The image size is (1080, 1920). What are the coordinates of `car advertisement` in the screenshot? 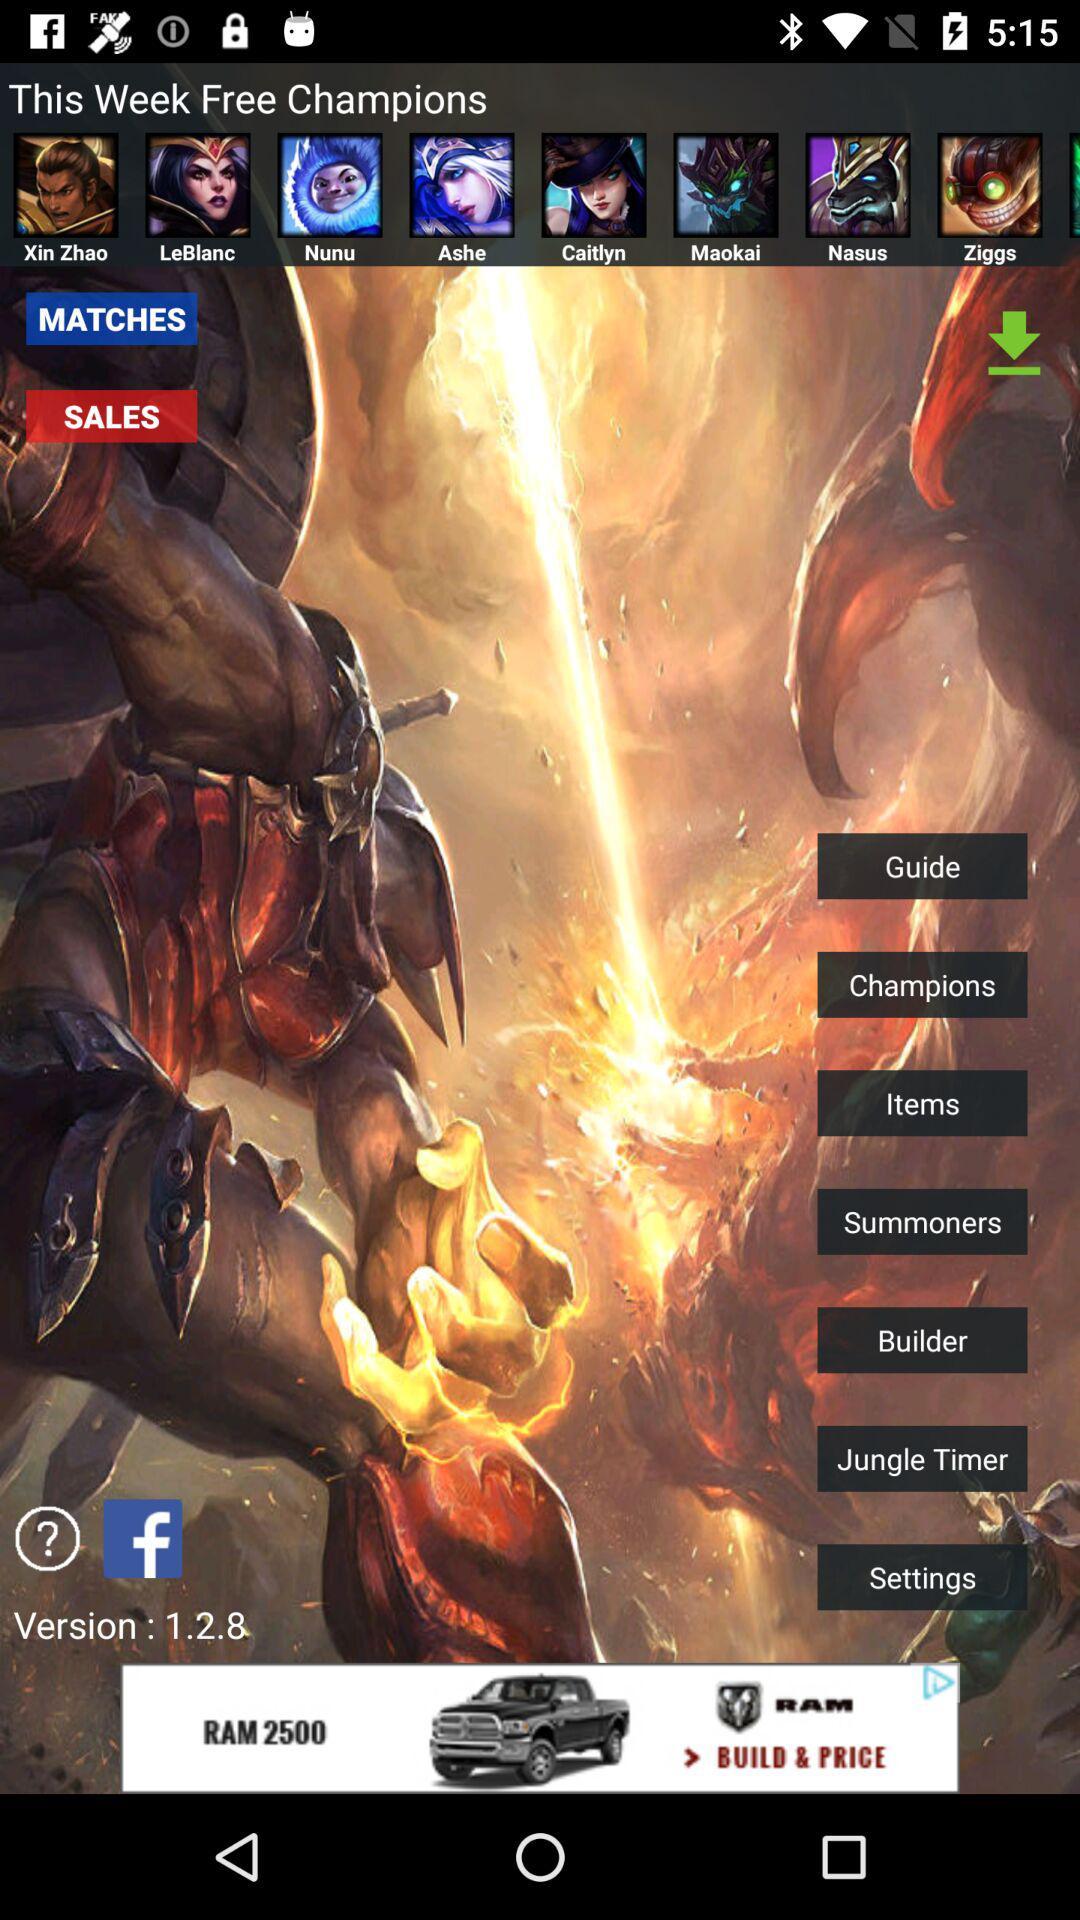 It's located at (540, 1727).